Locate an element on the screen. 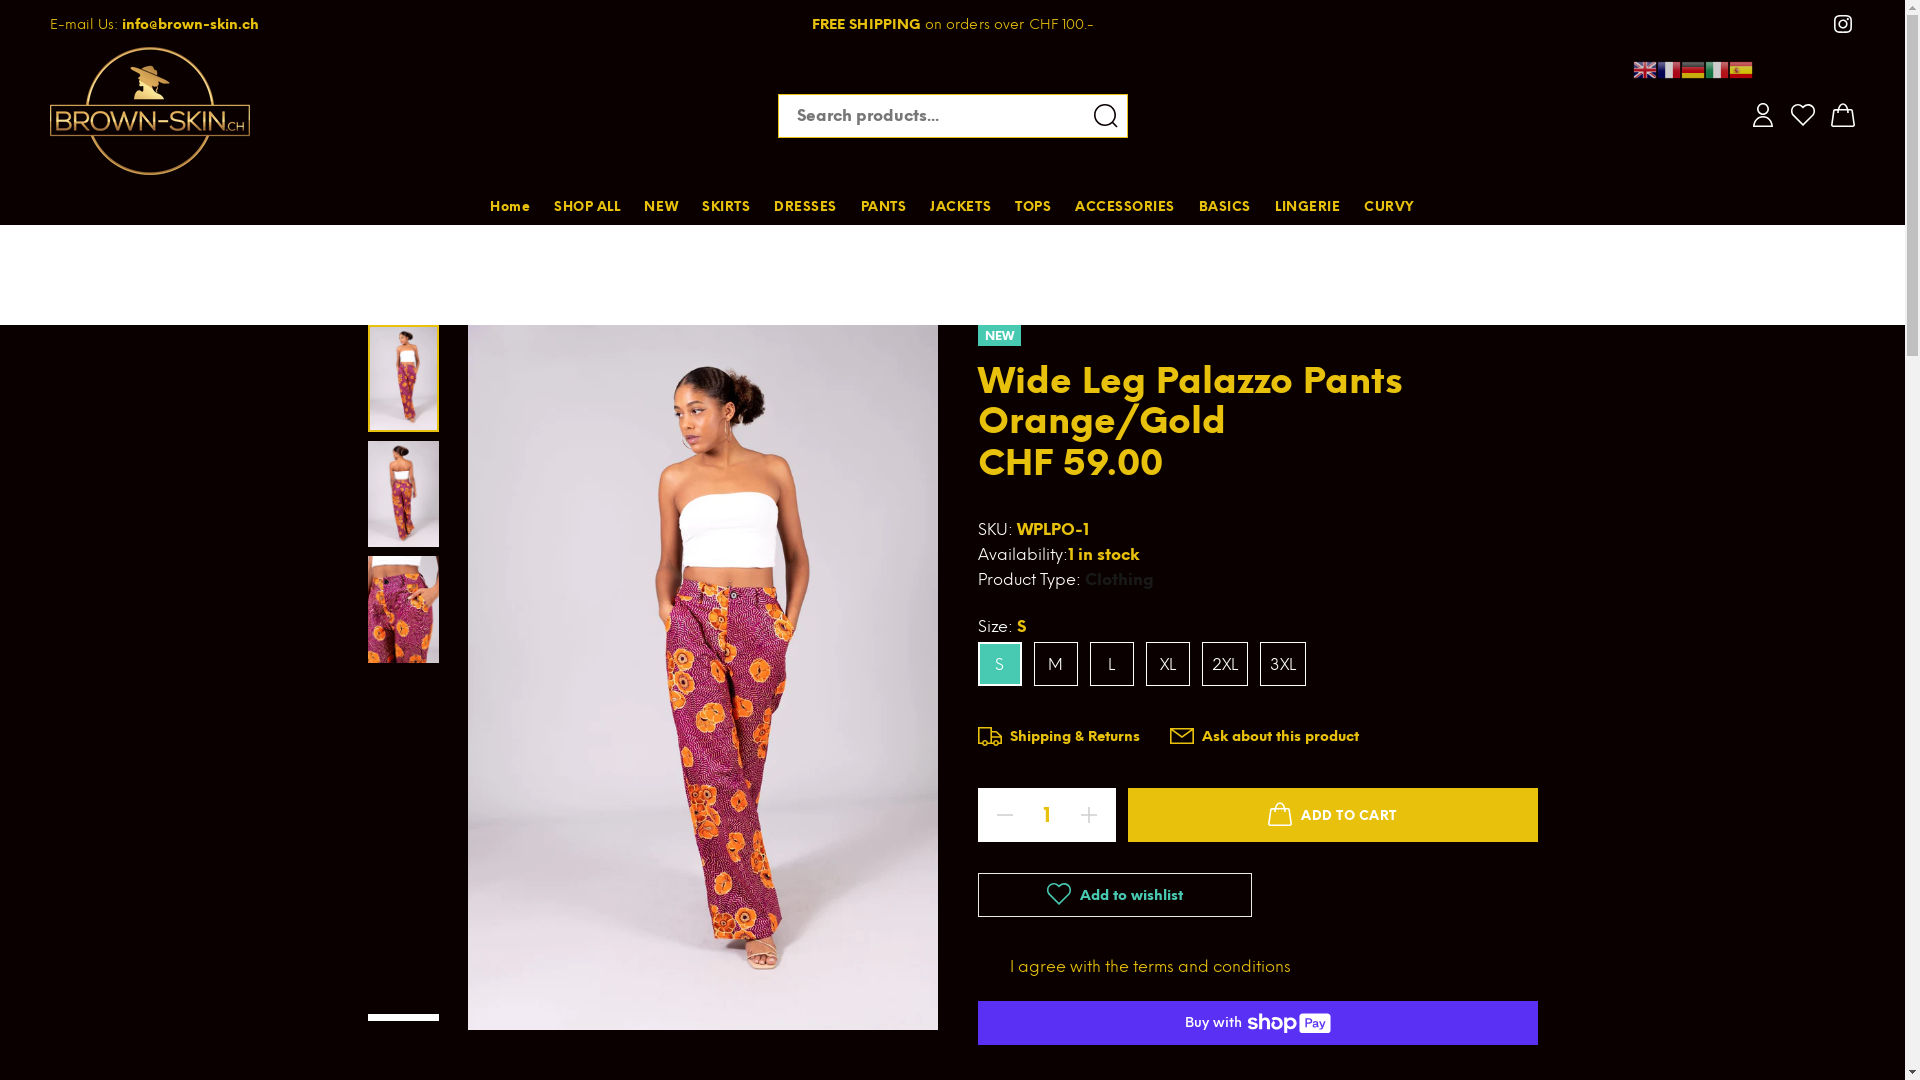 The image size is (1920, 1080). 'Ask about this product' is located at coordinates (1263, 737).